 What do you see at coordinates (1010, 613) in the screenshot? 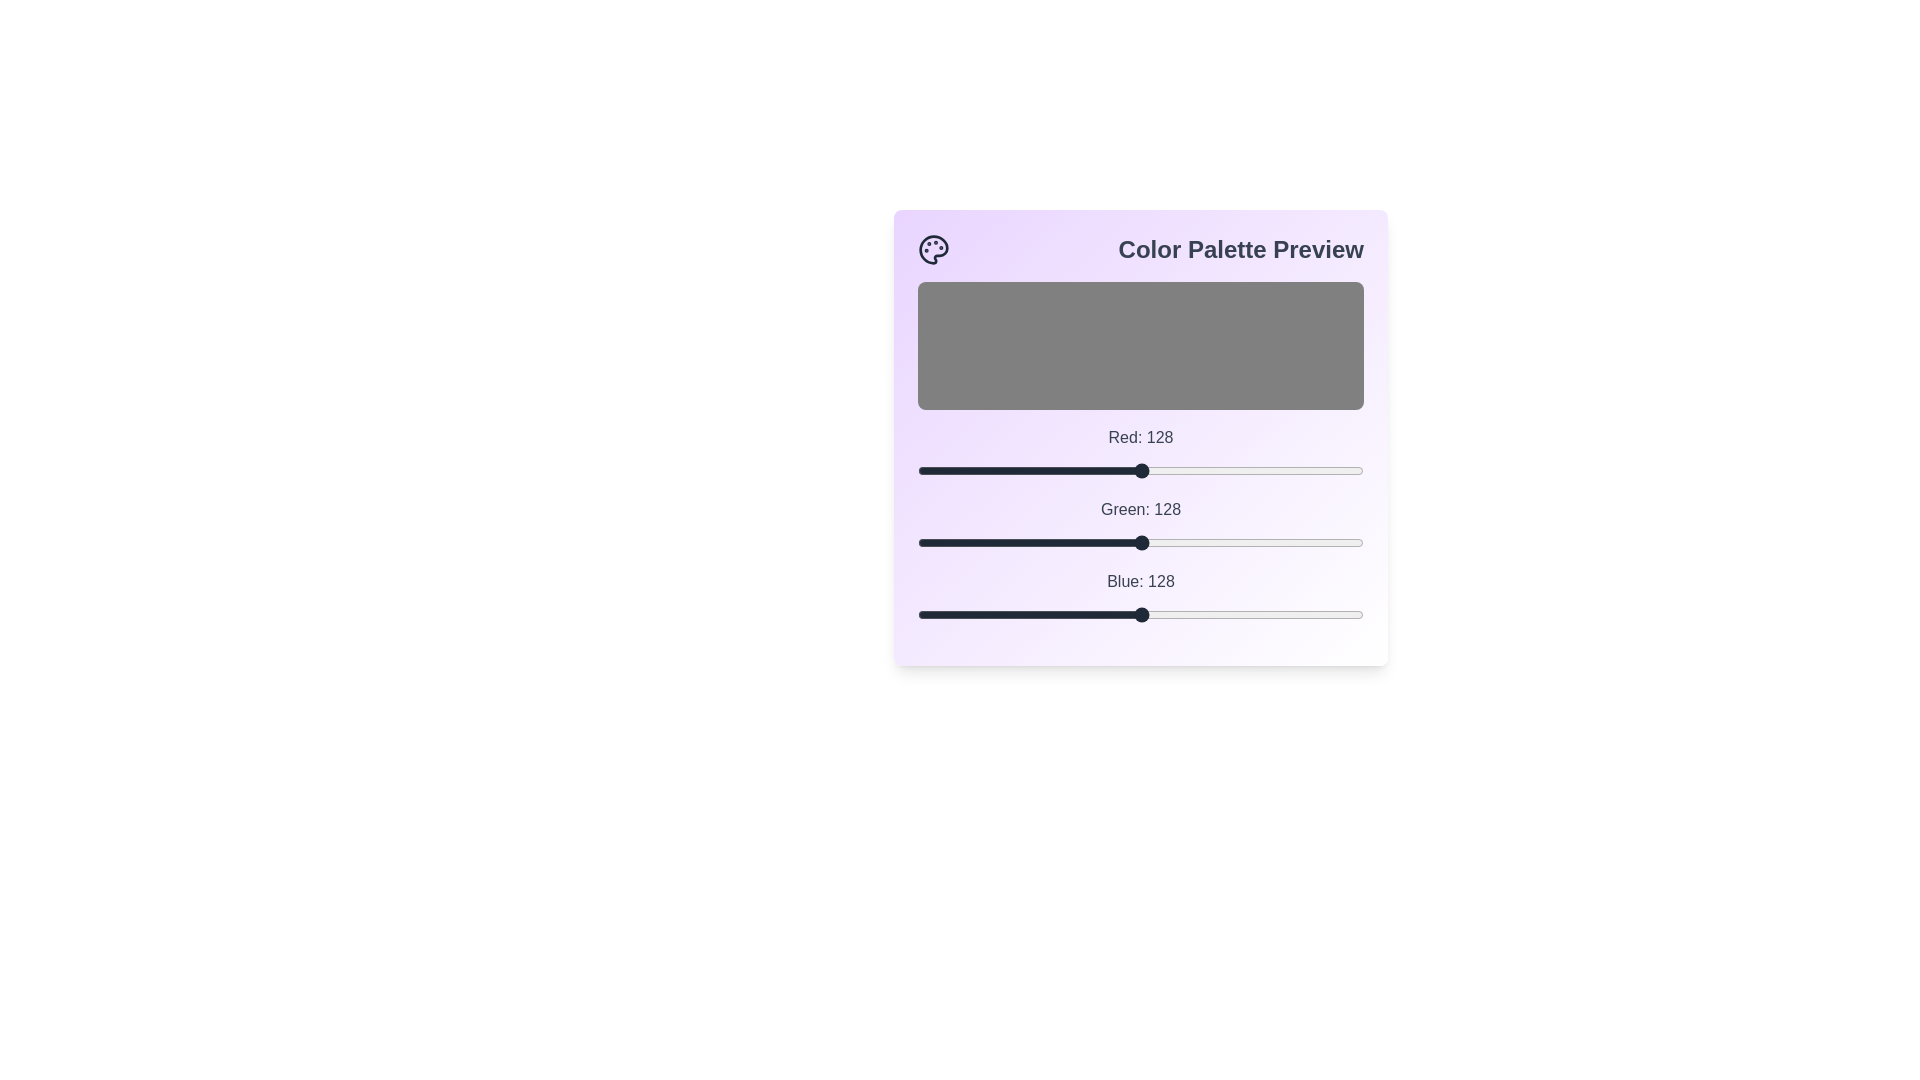
I see `the blue color value` at bounding box center [1010, 613].